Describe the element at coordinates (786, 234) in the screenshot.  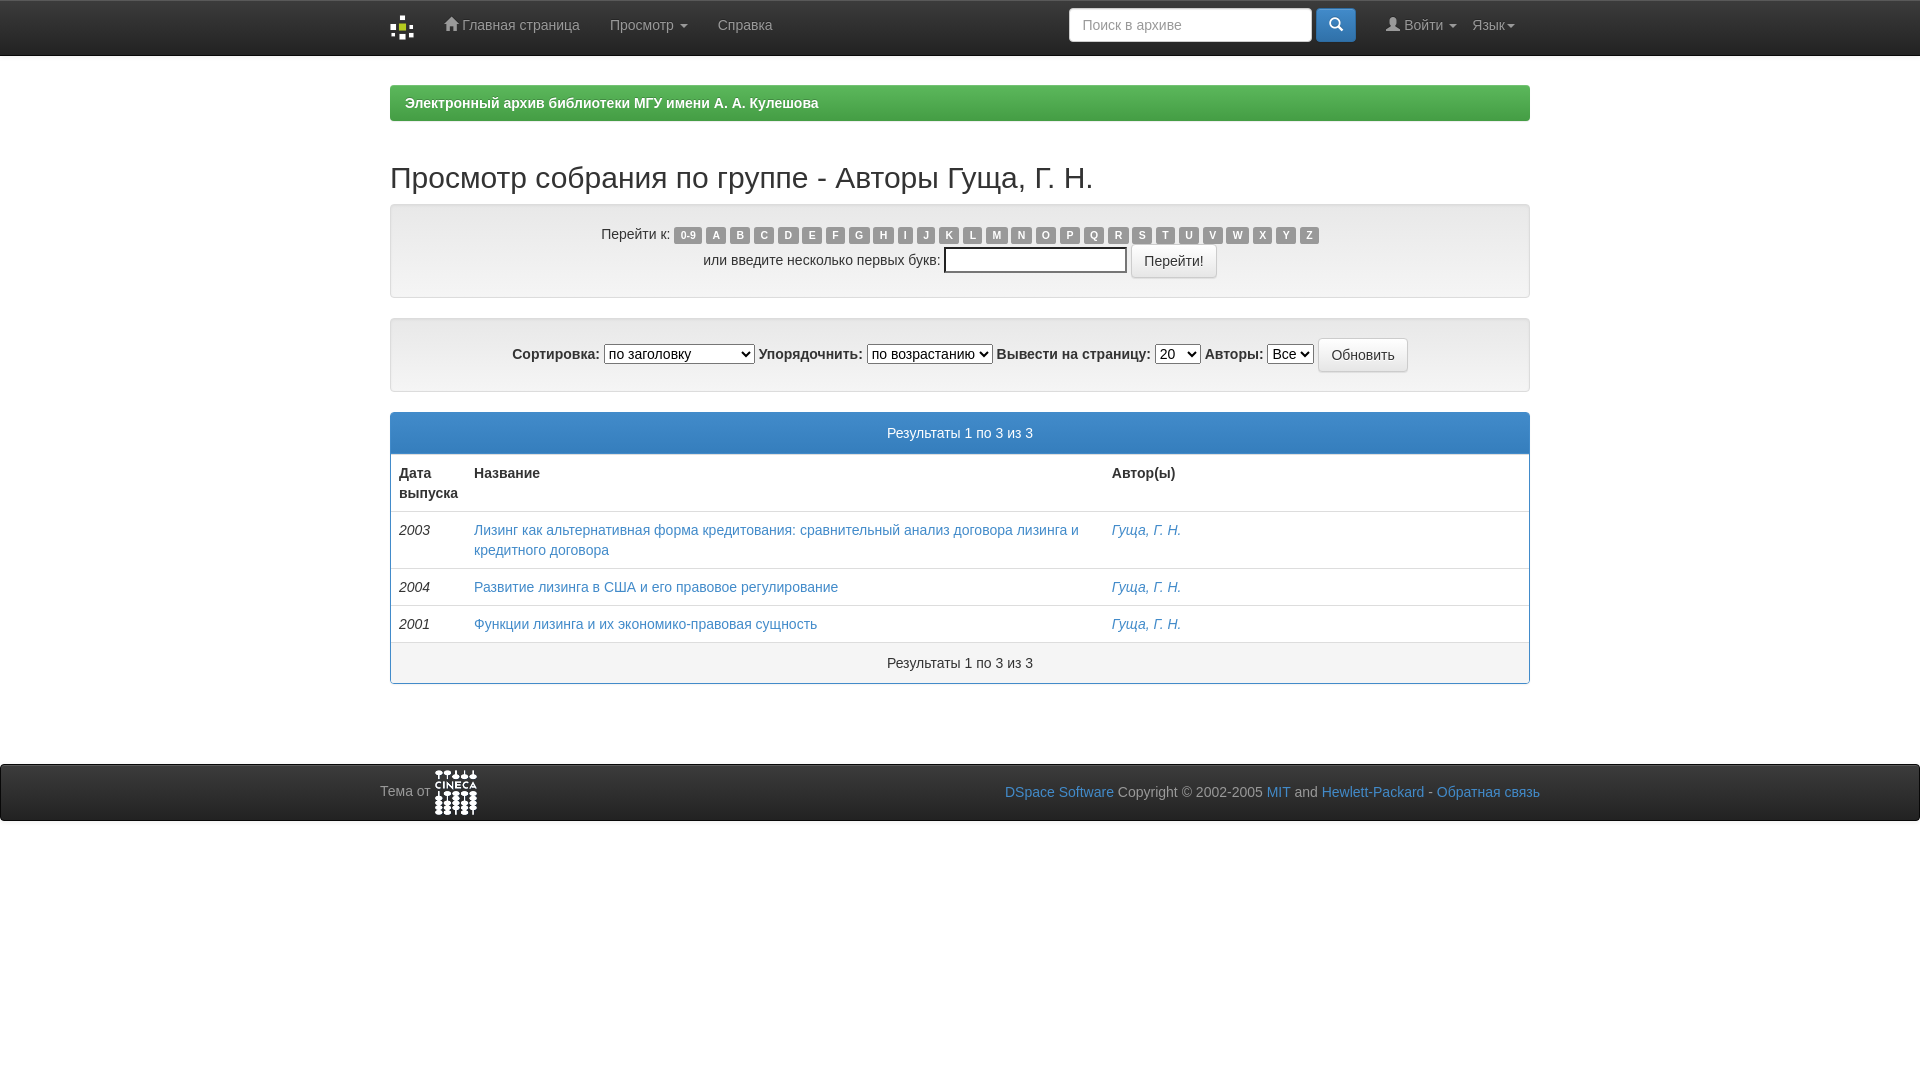
I see `'D'` at that location.